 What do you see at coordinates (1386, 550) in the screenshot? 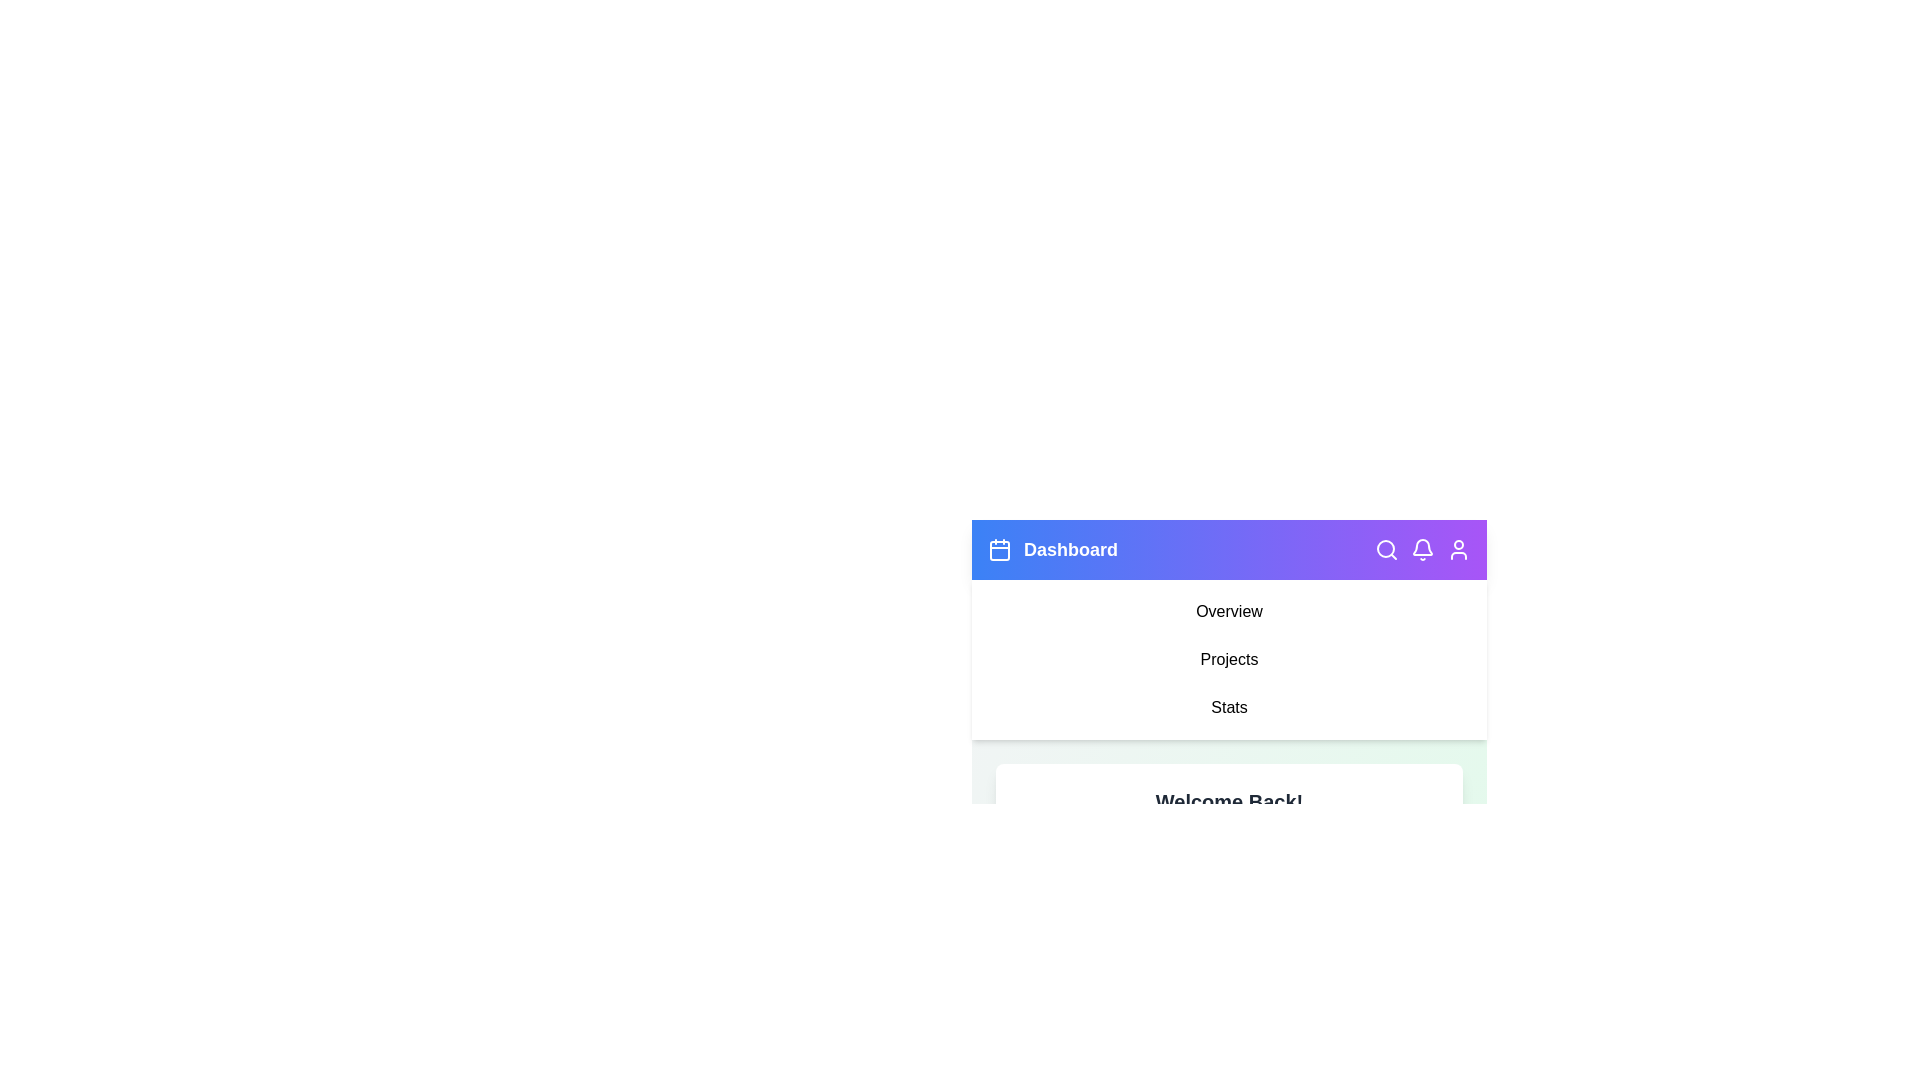
I see `the search button to activate the search functionality` at bounding box center [1386, 550].